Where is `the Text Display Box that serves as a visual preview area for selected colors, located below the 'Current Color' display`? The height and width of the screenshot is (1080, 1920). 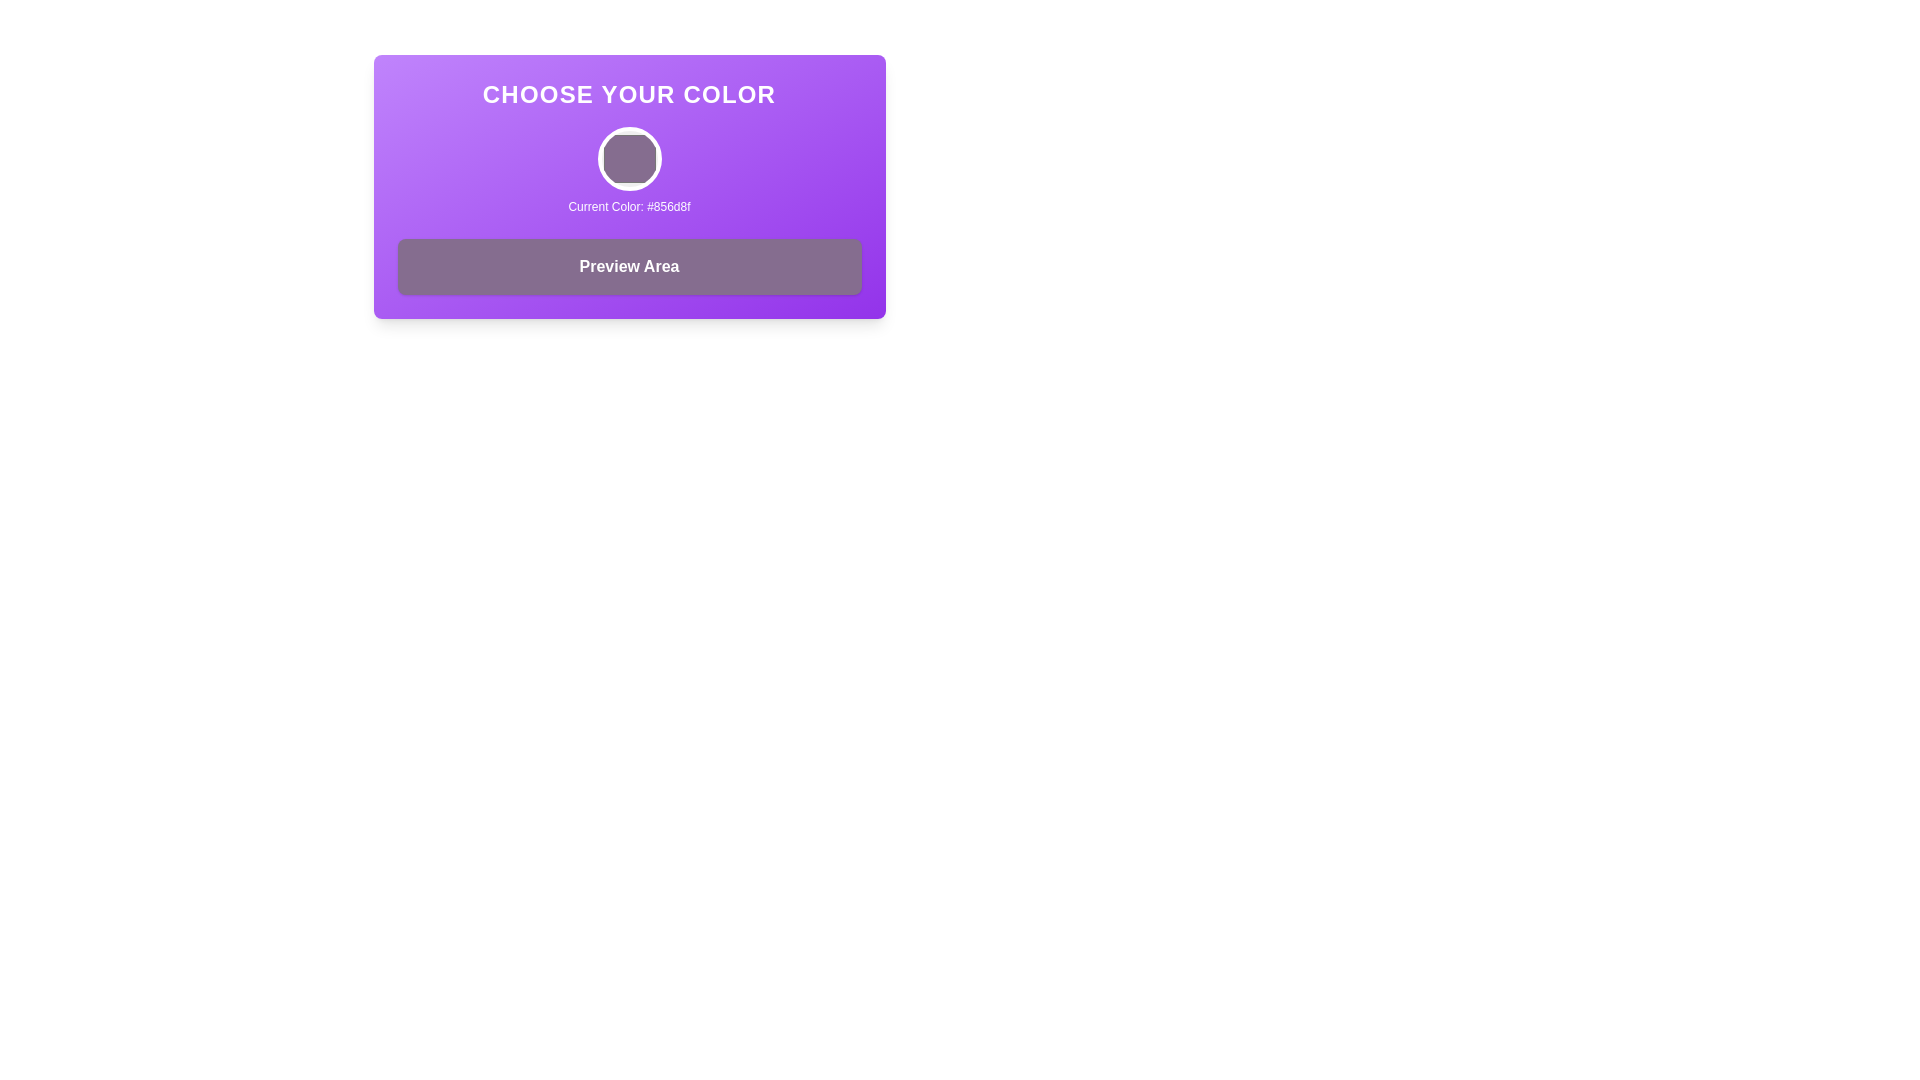
the Text Display Box that serves as a visual preview area for selected colors, located below the 'Current Color' display is located at coordinates (628, 265).